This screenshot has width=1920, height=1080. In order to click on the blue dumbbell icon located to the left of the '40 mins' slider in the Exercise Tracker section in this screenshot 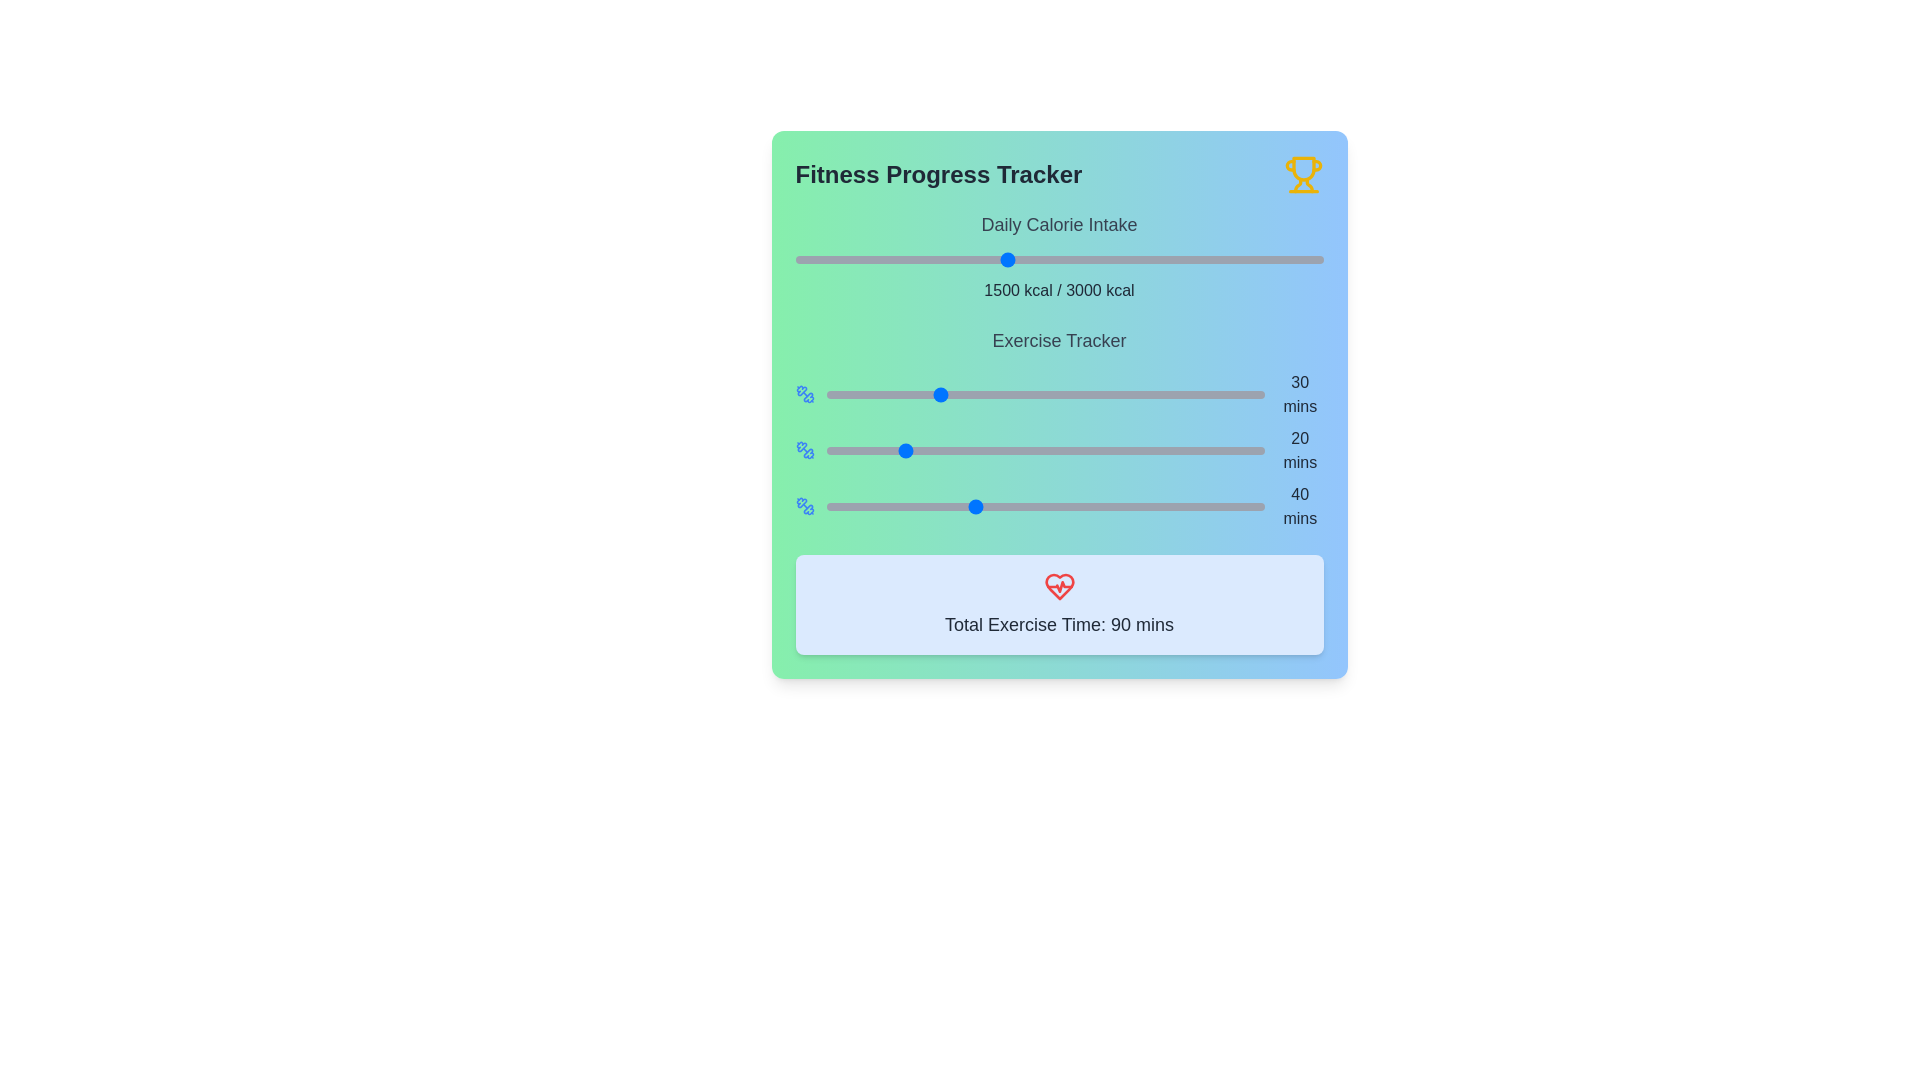, I will do `click(805, 505)`.